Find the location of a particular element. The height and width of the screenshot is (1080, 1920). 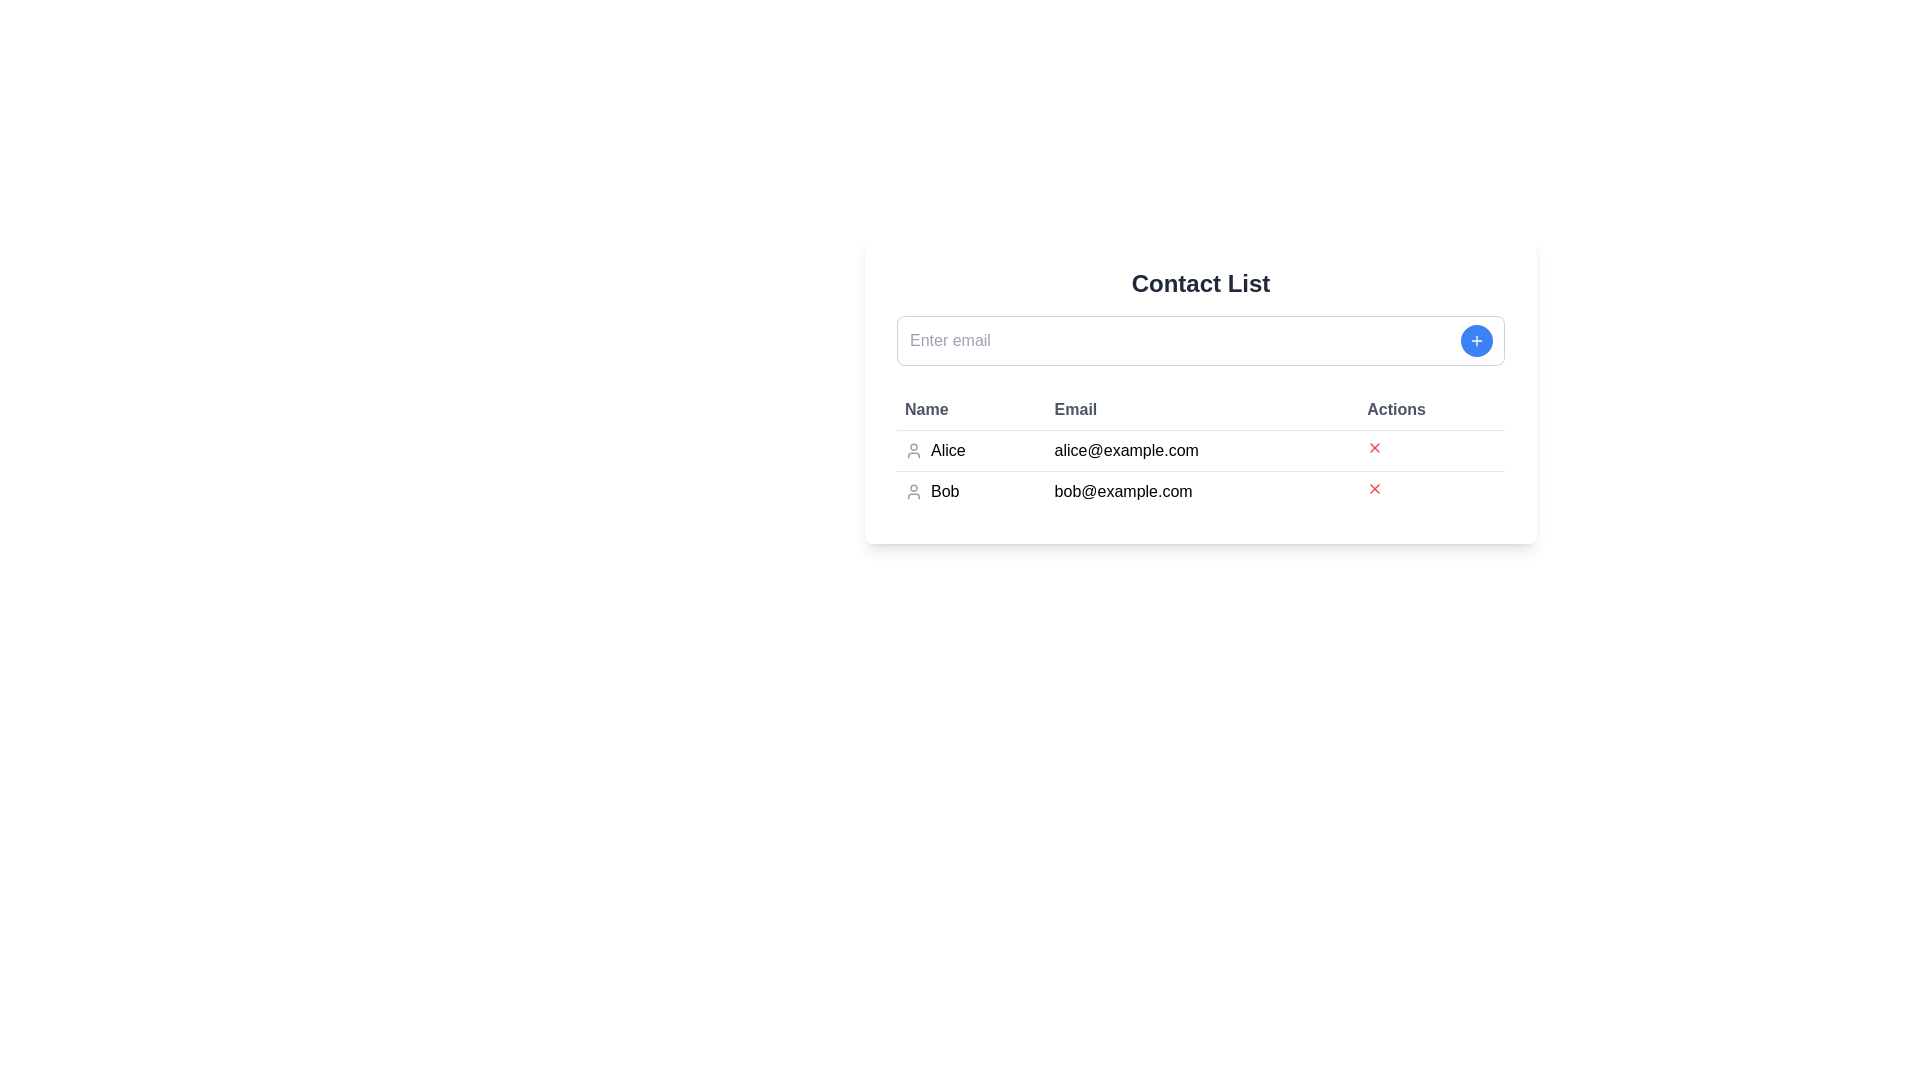

the small red 'X' icon in the 'Actions' column corresponding to 'Bob' in the 'Contact List' table is located at coordinates (1374, 489).